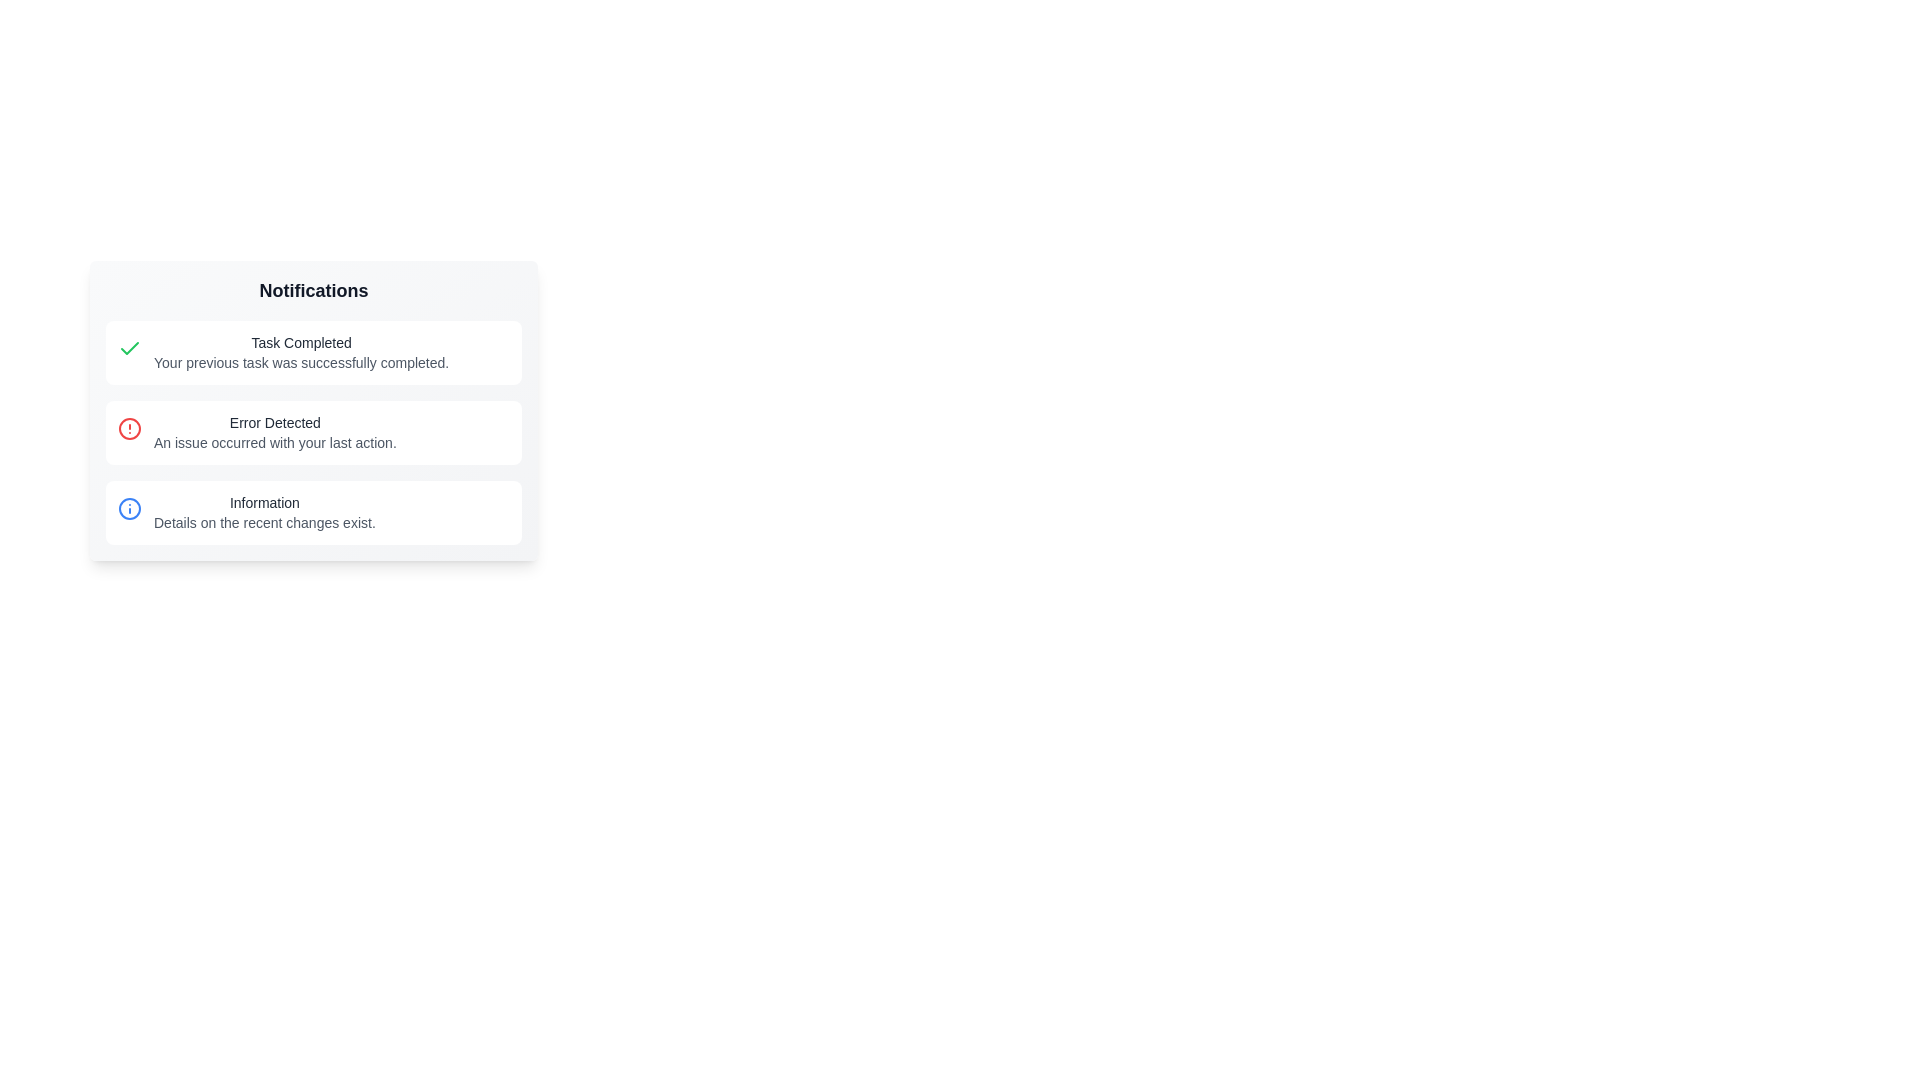  What do you see at coordinates (274, 442) in the screenshot?
I see `text passage that states 'An issue occurred with your last action.' located centrally in the notification panel, under the 'Error Detected' heading` at bounding box center [274, 442].